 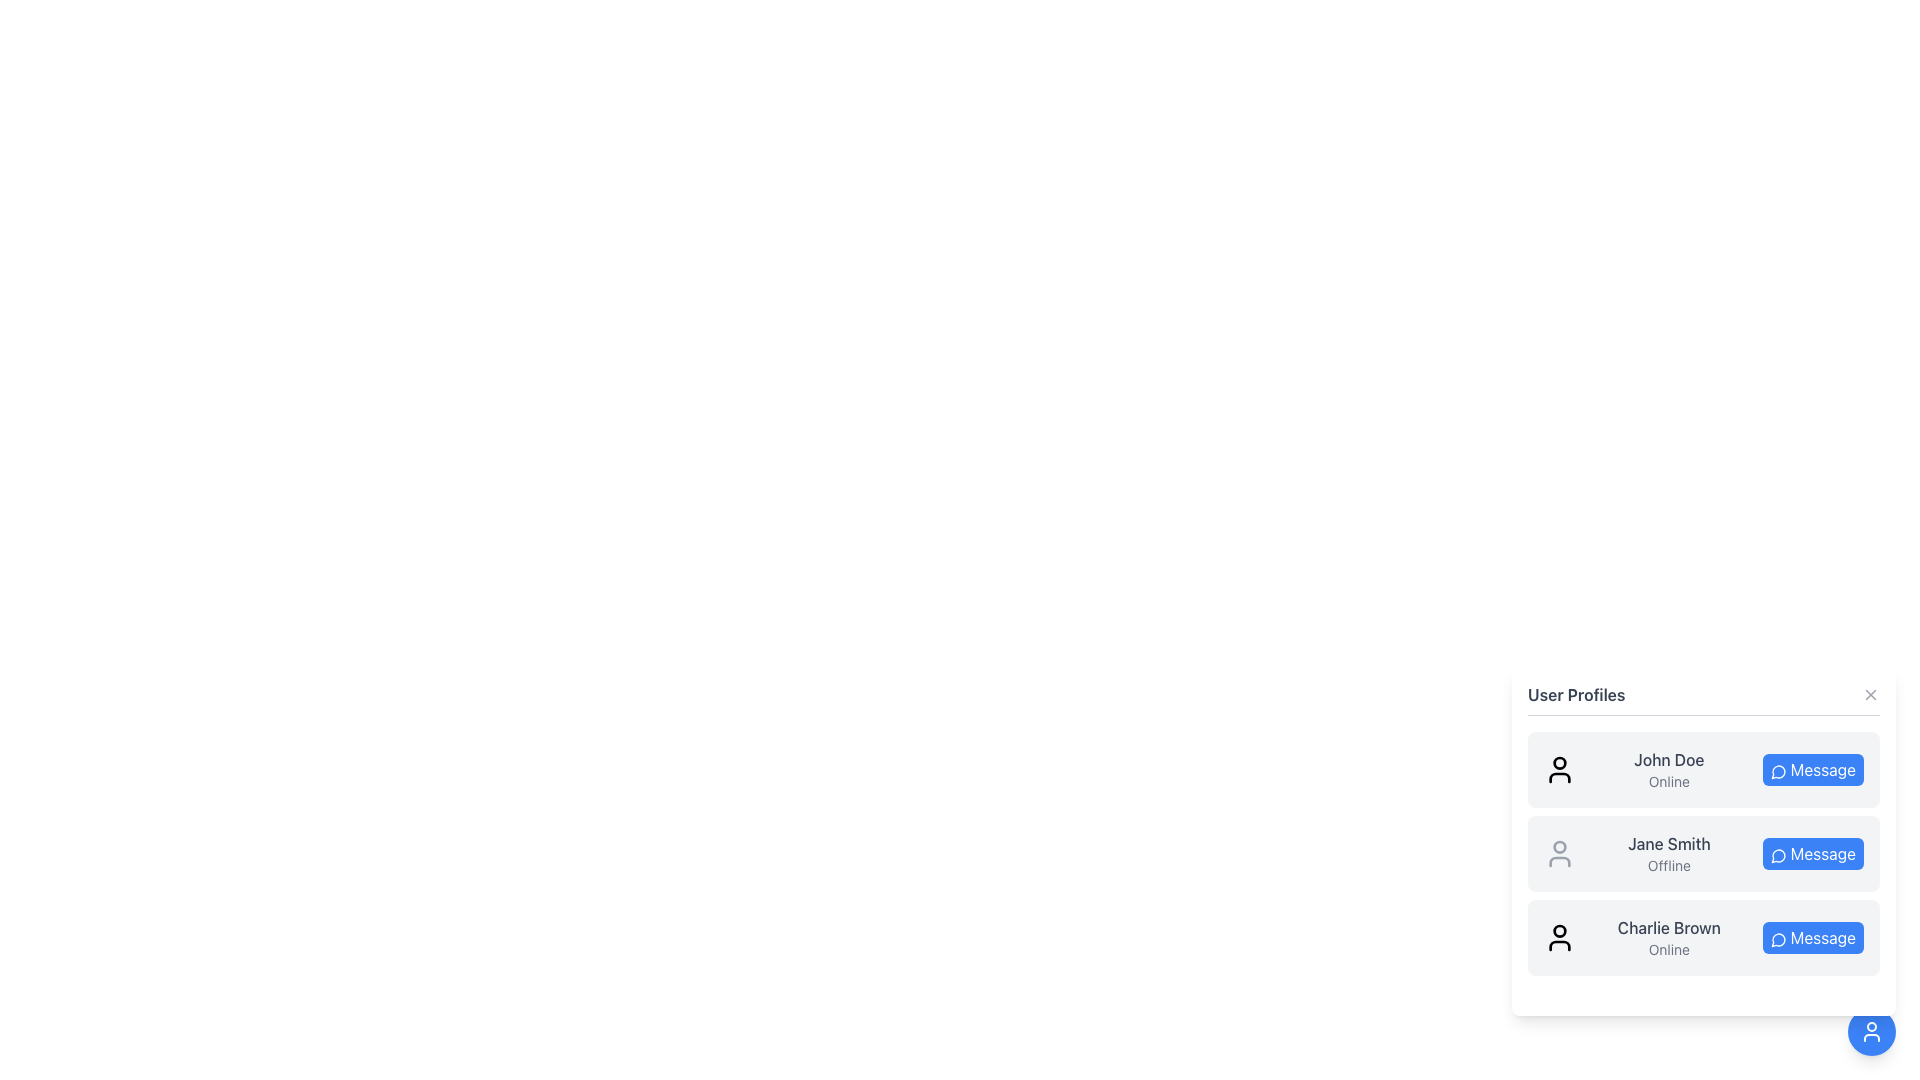 What do you see at coordinates (1870, 693) in the screenshot?
I see `the close button located at the top-right corner of the 'User Profiles' section` at bounding box center [1870, 693].